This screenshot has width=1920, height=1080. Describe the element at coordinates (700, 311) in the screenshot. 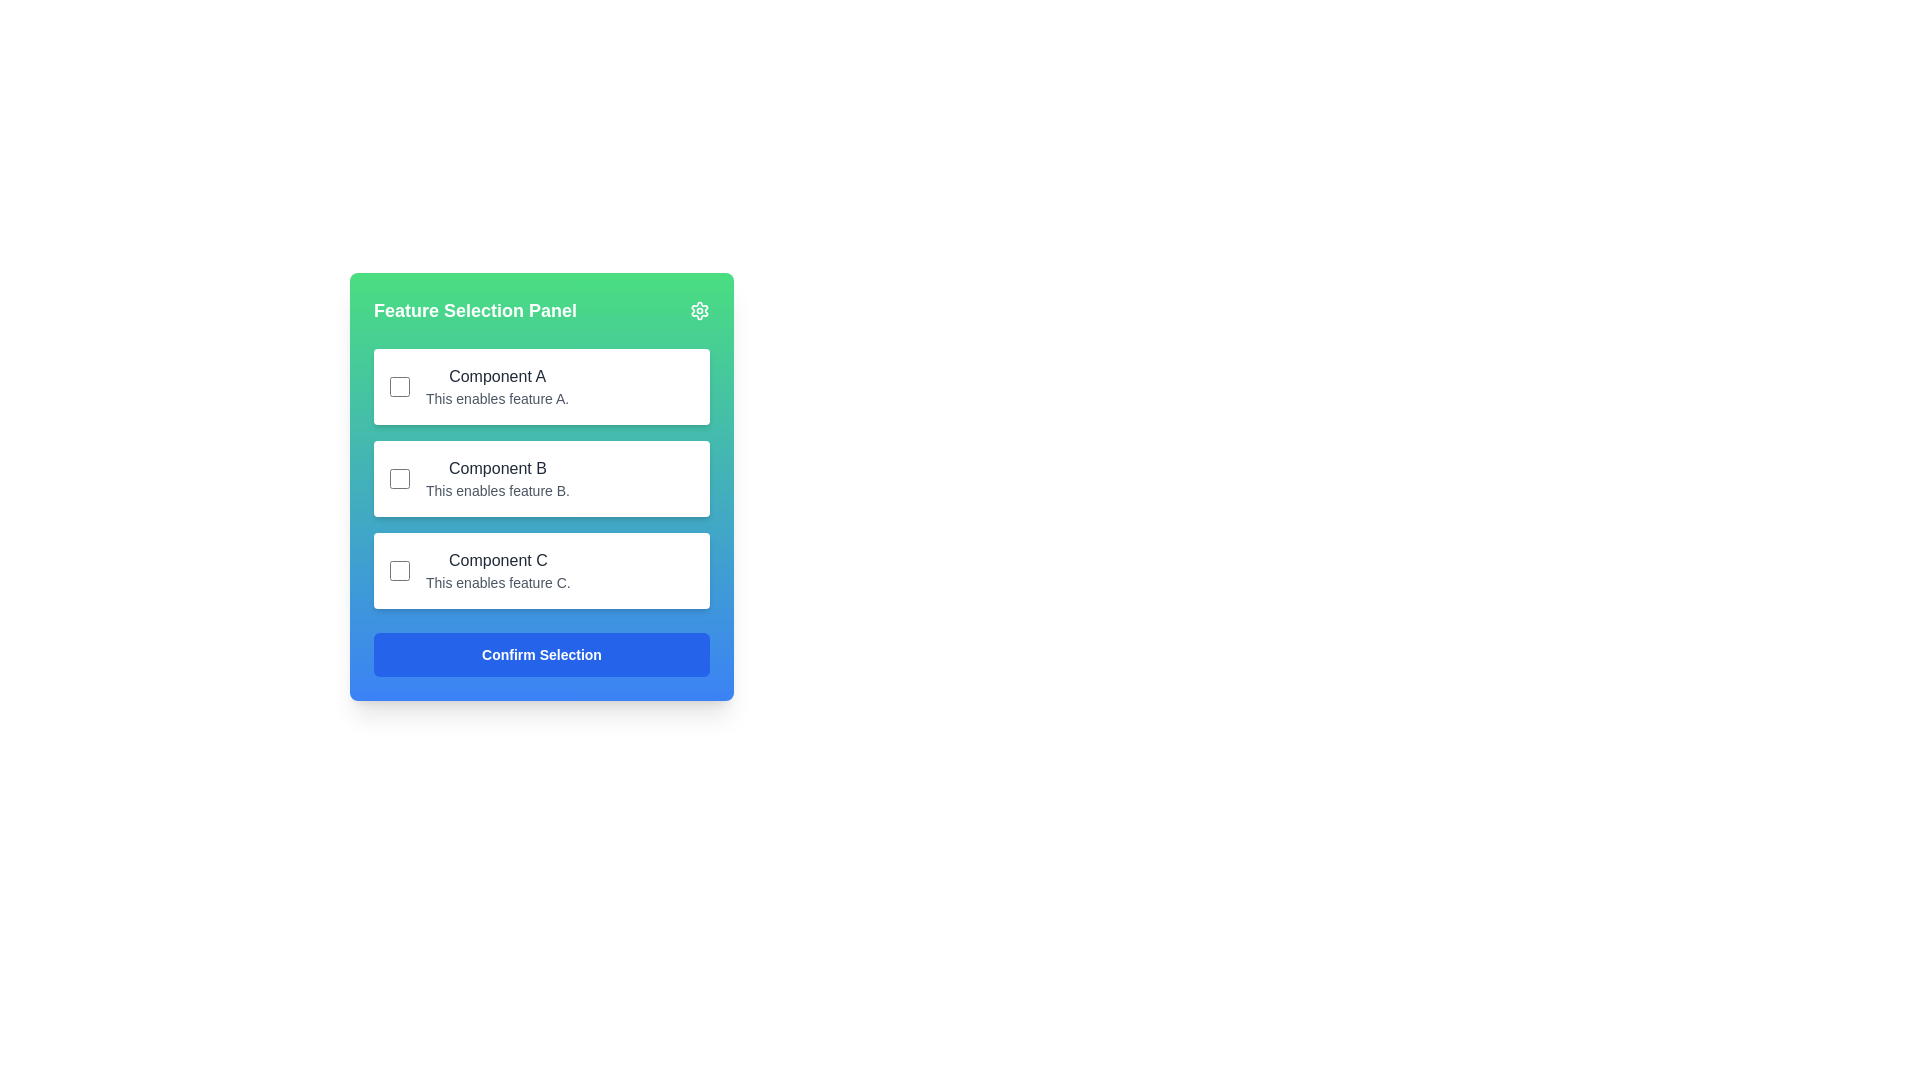

I see `the cogwheel SVG icon located at the upper-right corner of the 'Feature Selection Panel'` at that location.